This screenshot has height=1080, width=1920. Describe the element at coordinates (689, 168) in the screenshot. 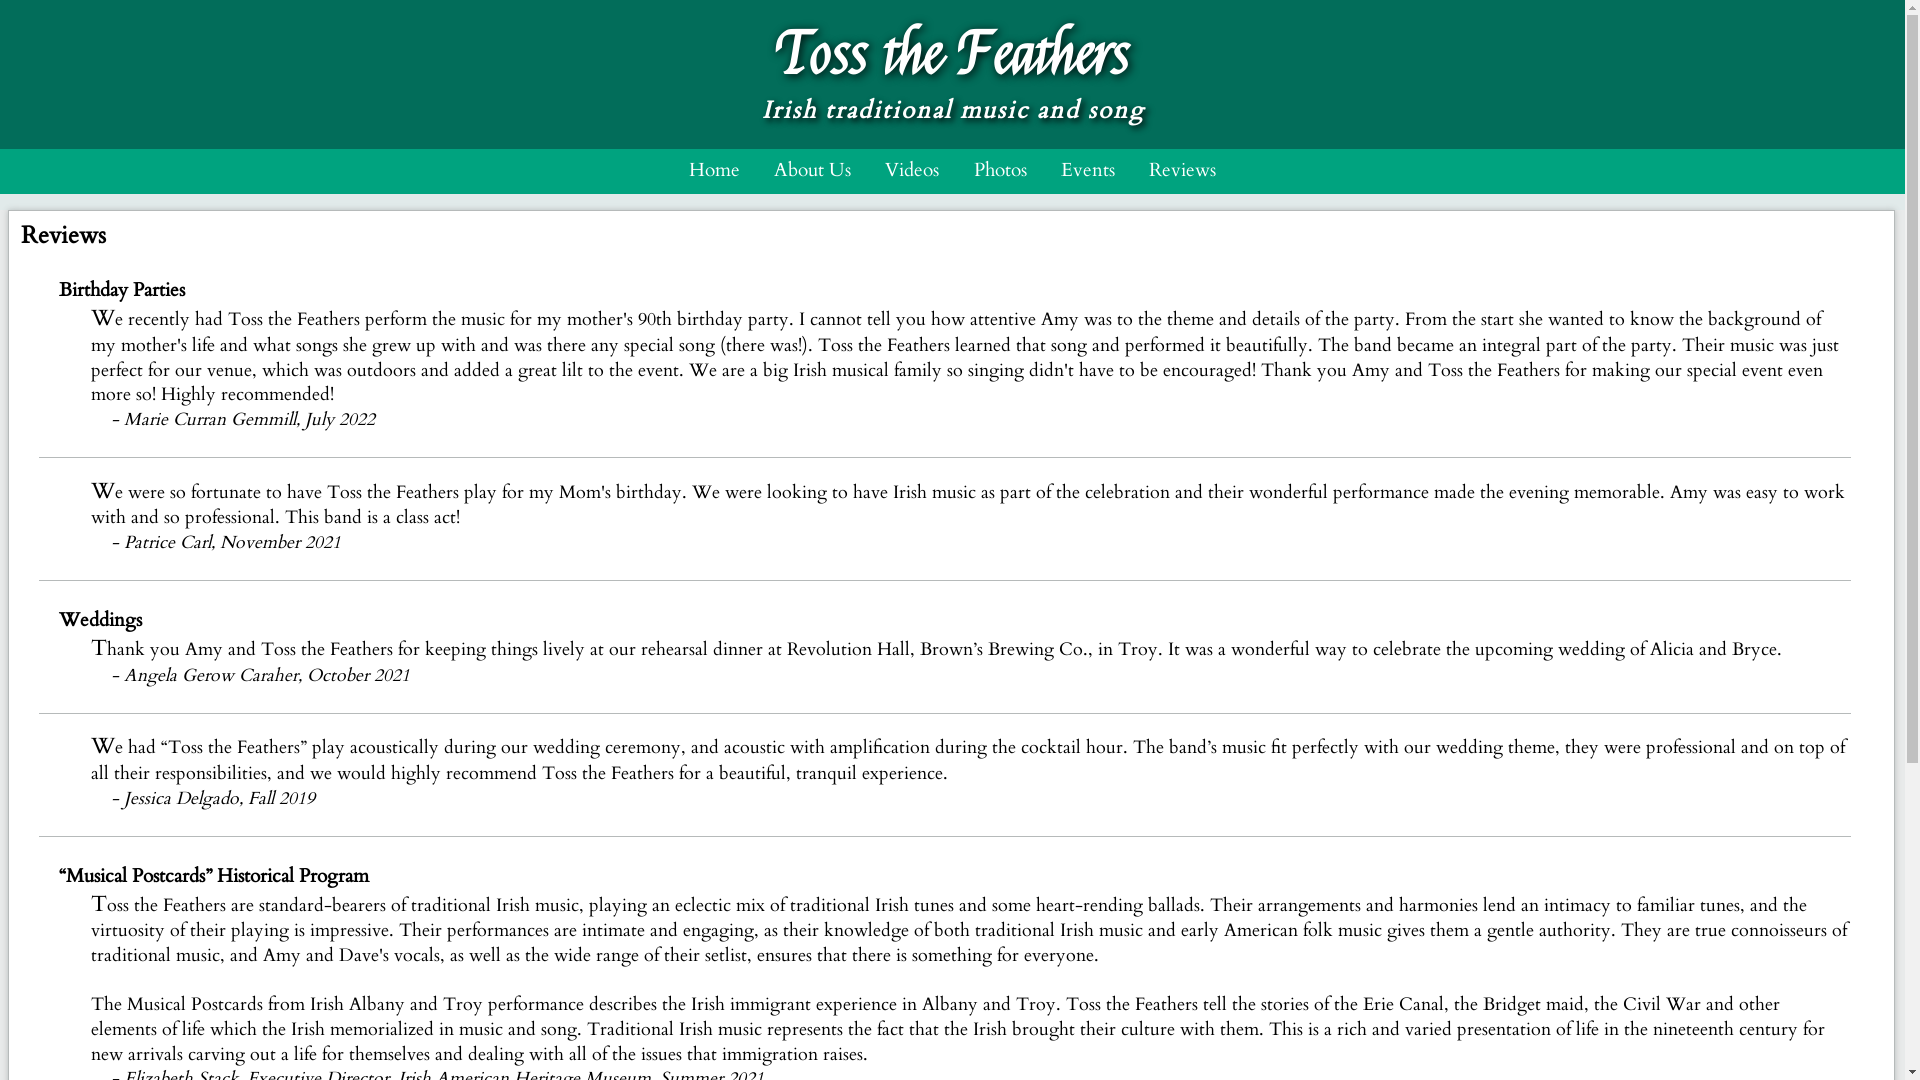

I see `'Home'` at that location.